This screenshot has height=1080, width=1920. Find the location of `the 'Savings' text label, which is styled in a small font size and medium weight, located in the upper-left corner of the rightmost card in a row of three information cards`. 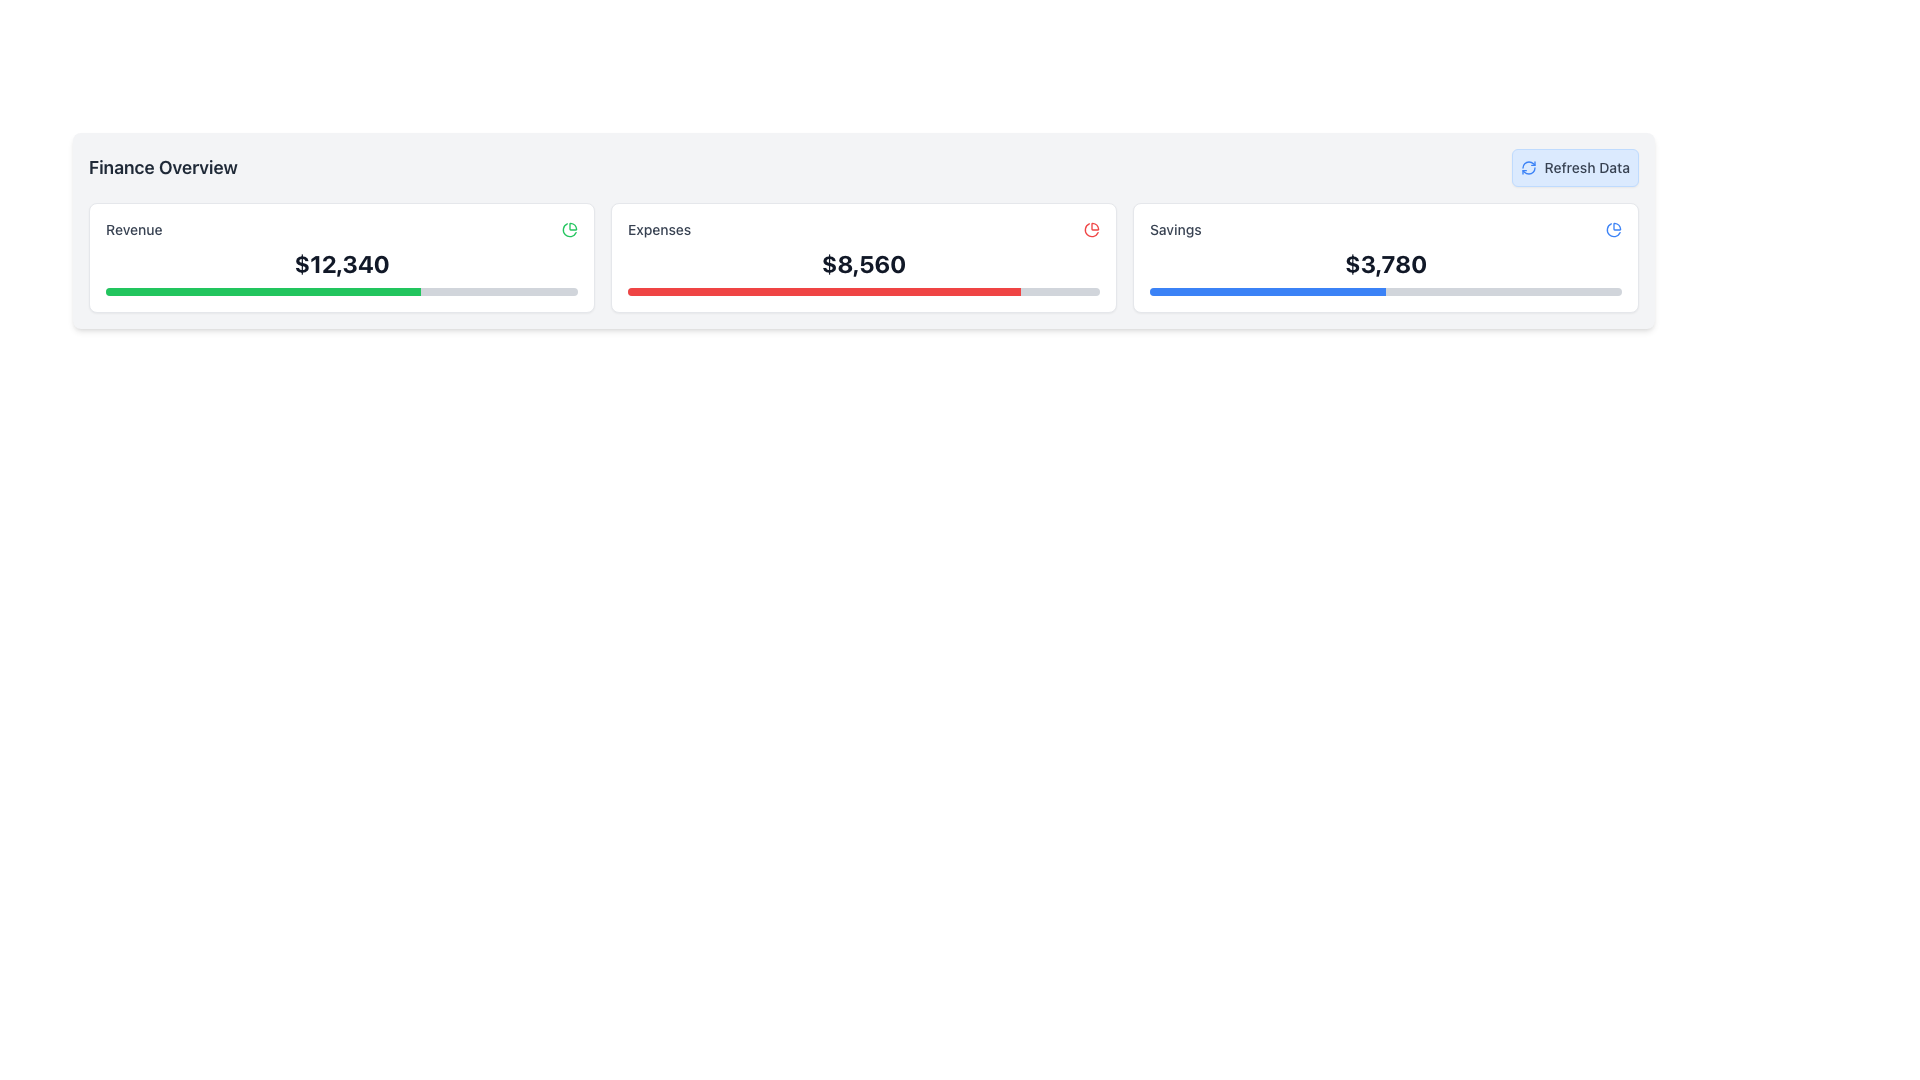

the 'Savings' text label, which is styled in a small font size and medium weight, located in the upper-left corner of the rightmost card in a row of three information cards is located at coordinates (1175, 229).